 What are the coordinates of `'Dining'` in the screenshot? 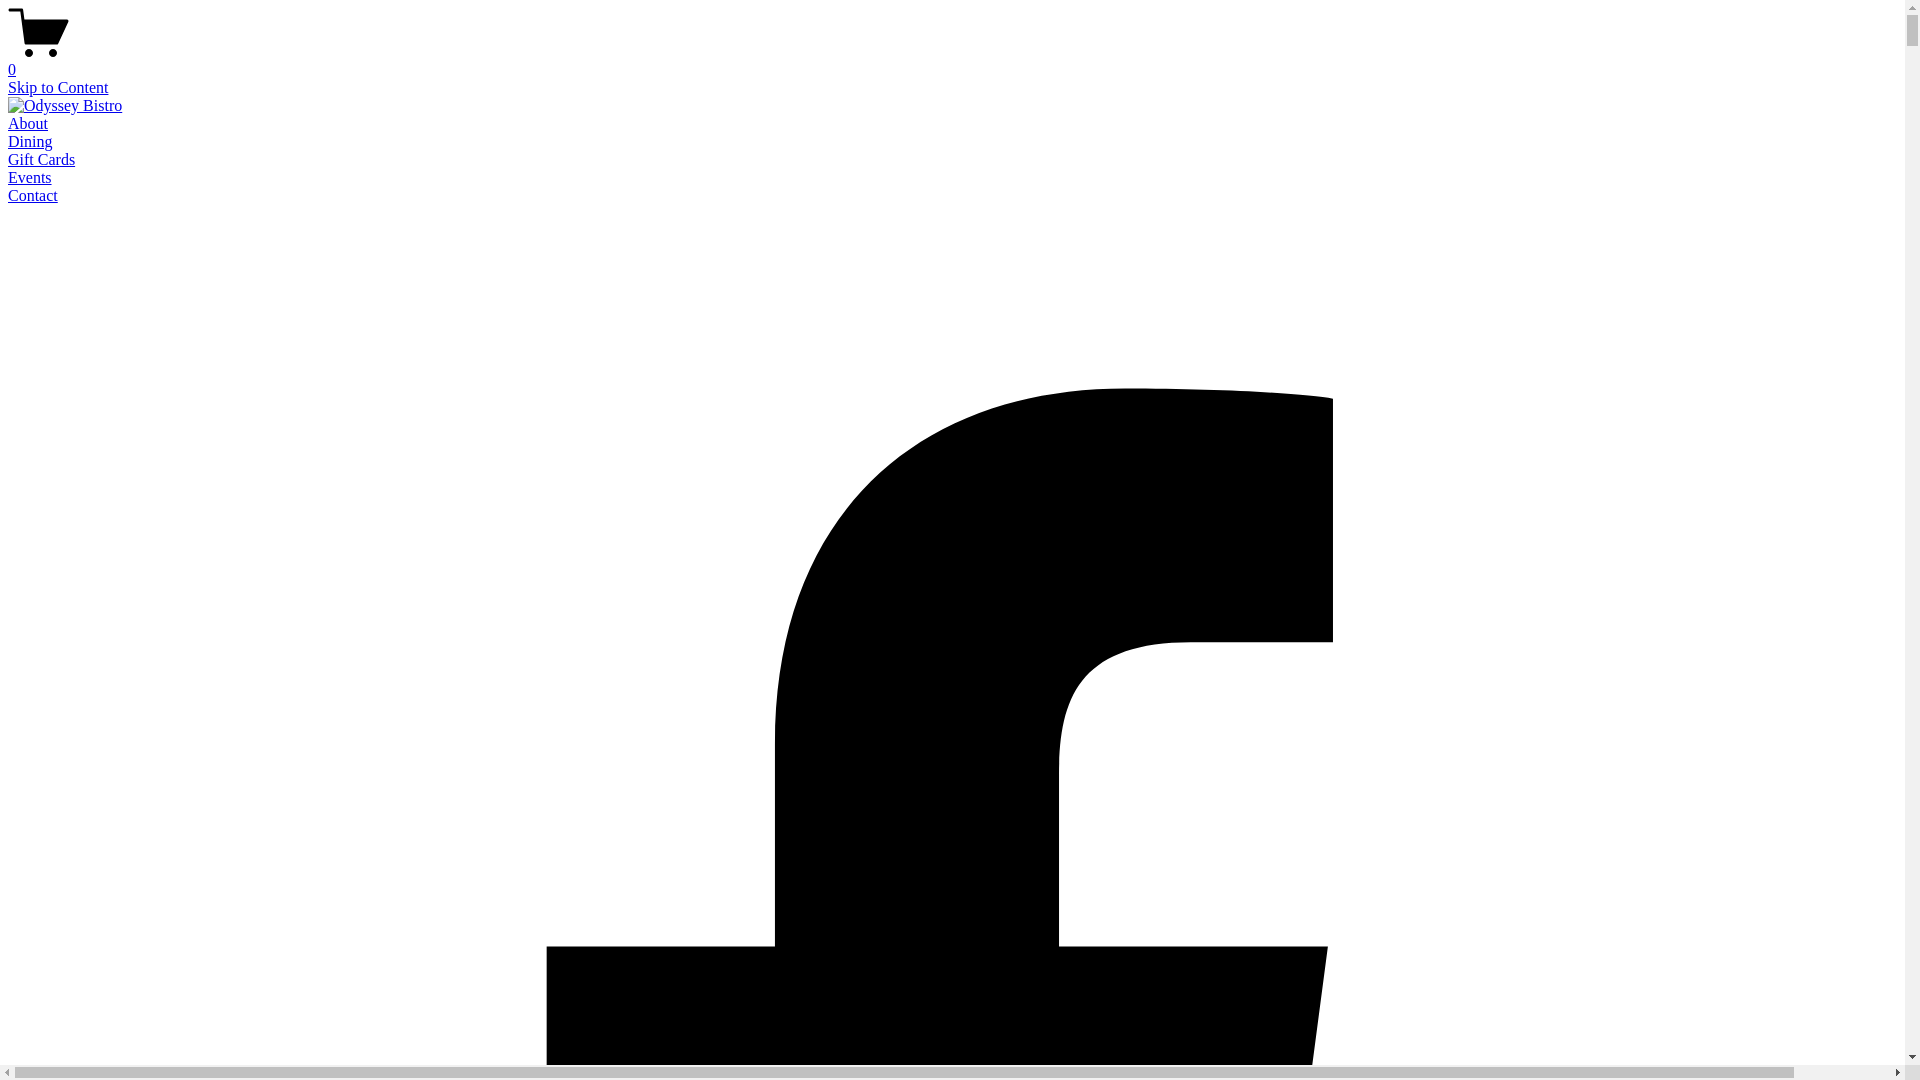 It's located at (29, 140).